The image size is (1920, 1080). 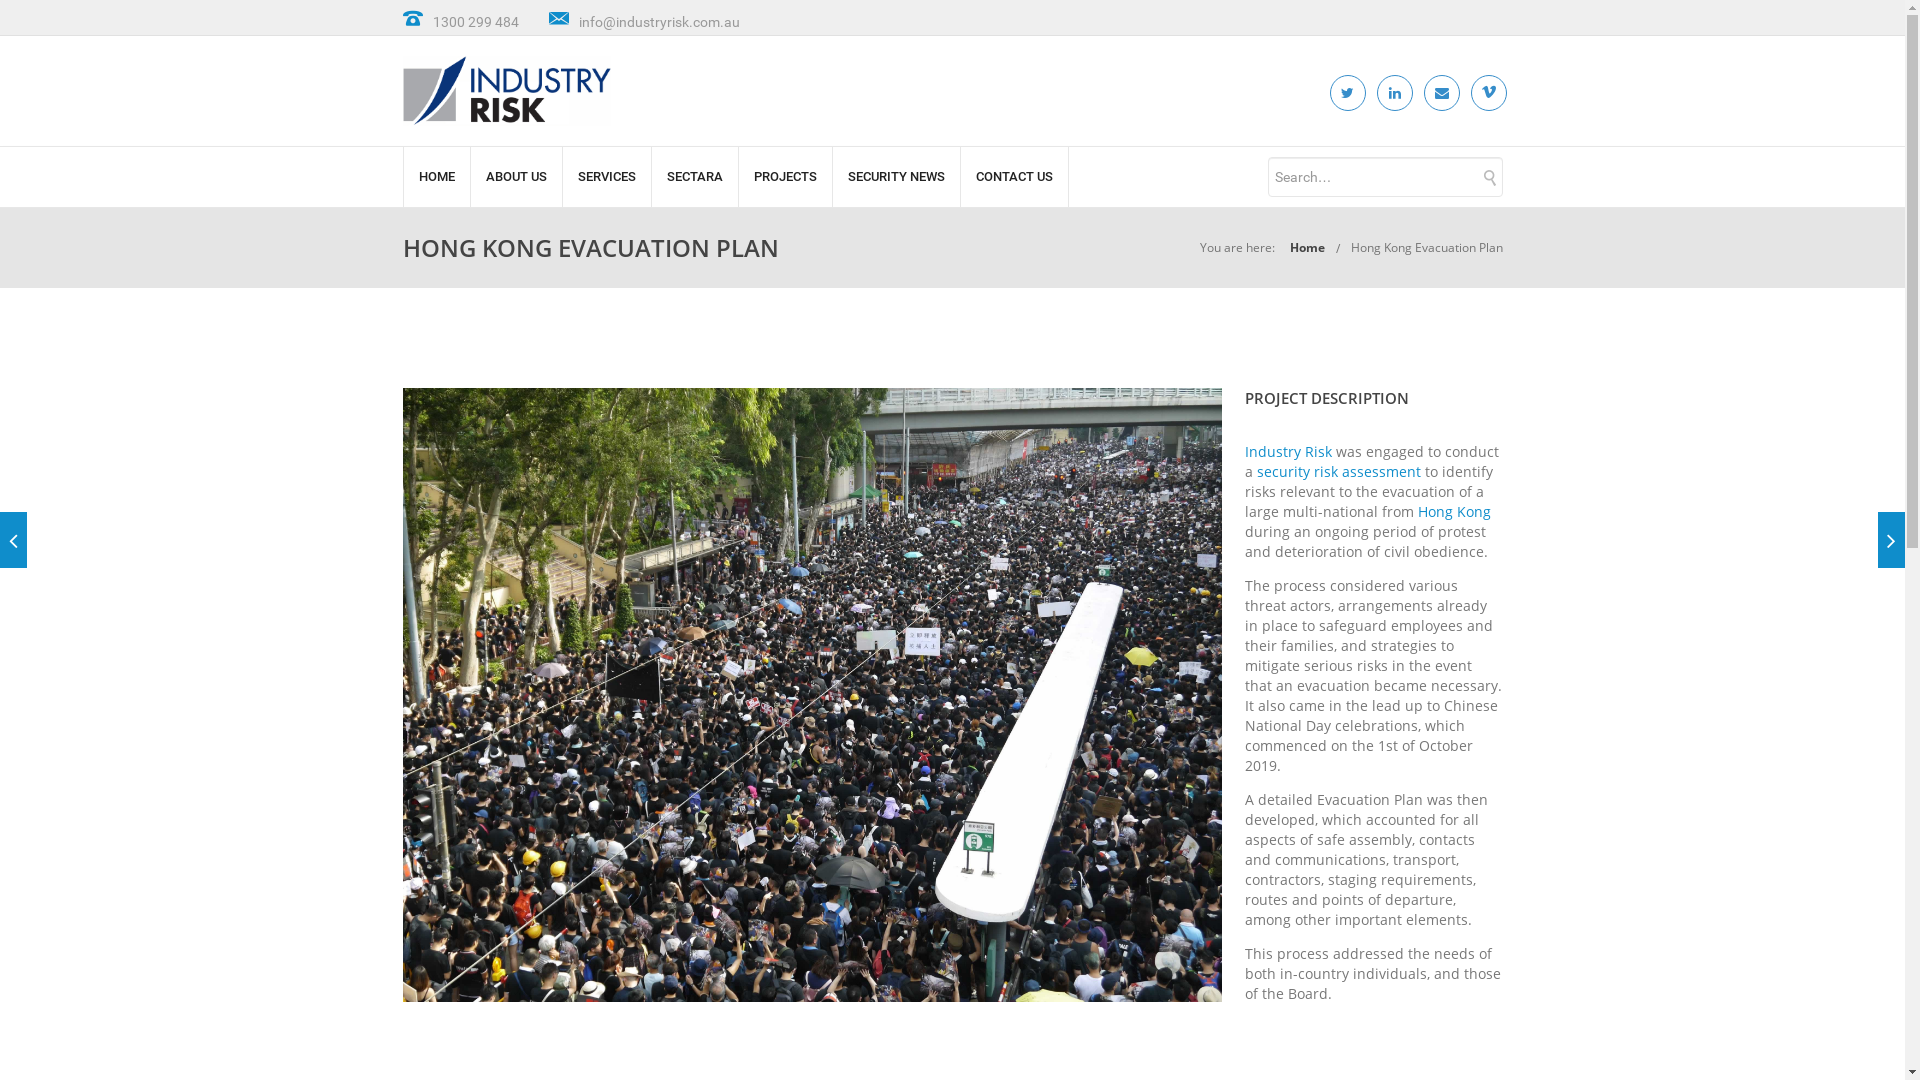 What do you see at coordinates (474, 22) in the screenshot?
I see `'1300 299 484'` at bounding box center [474, 22].